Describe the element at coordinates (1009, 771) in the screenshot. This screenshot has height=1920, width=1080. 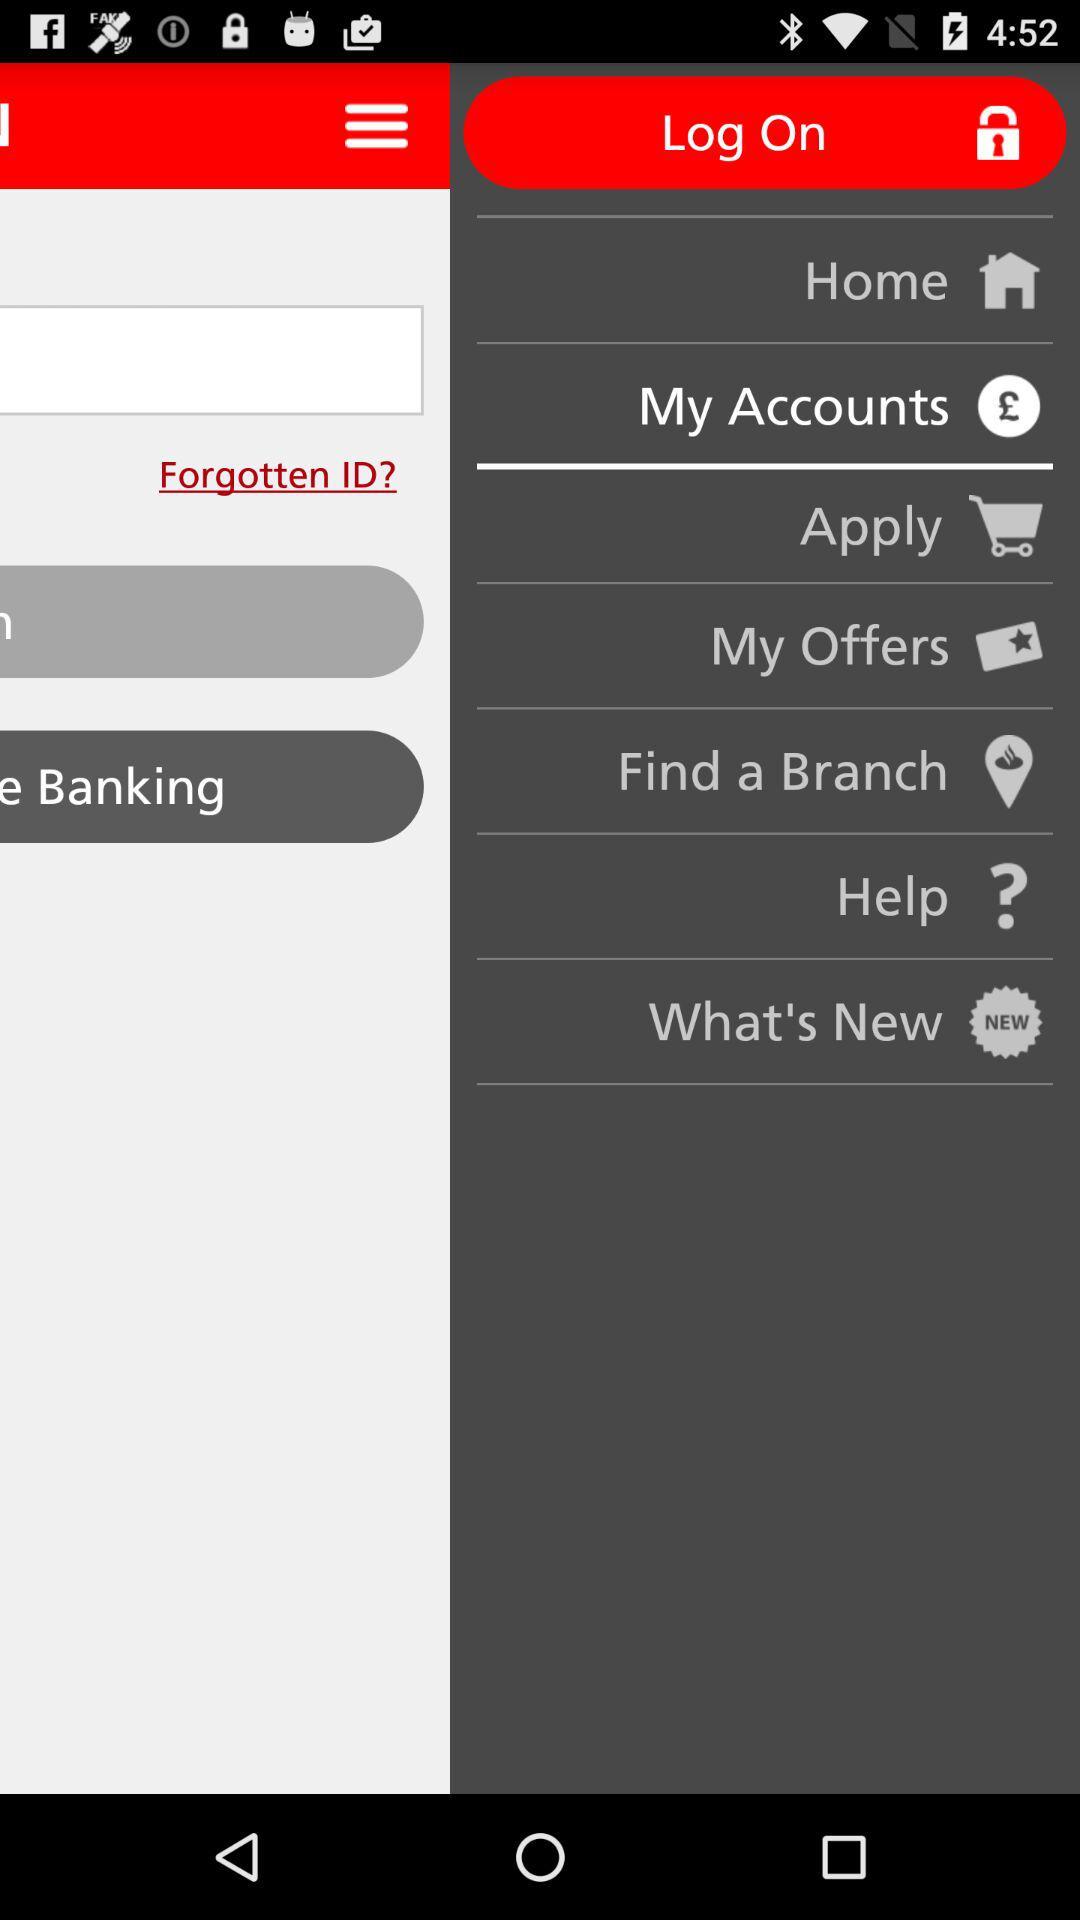
I see `the find a branch` at that location.